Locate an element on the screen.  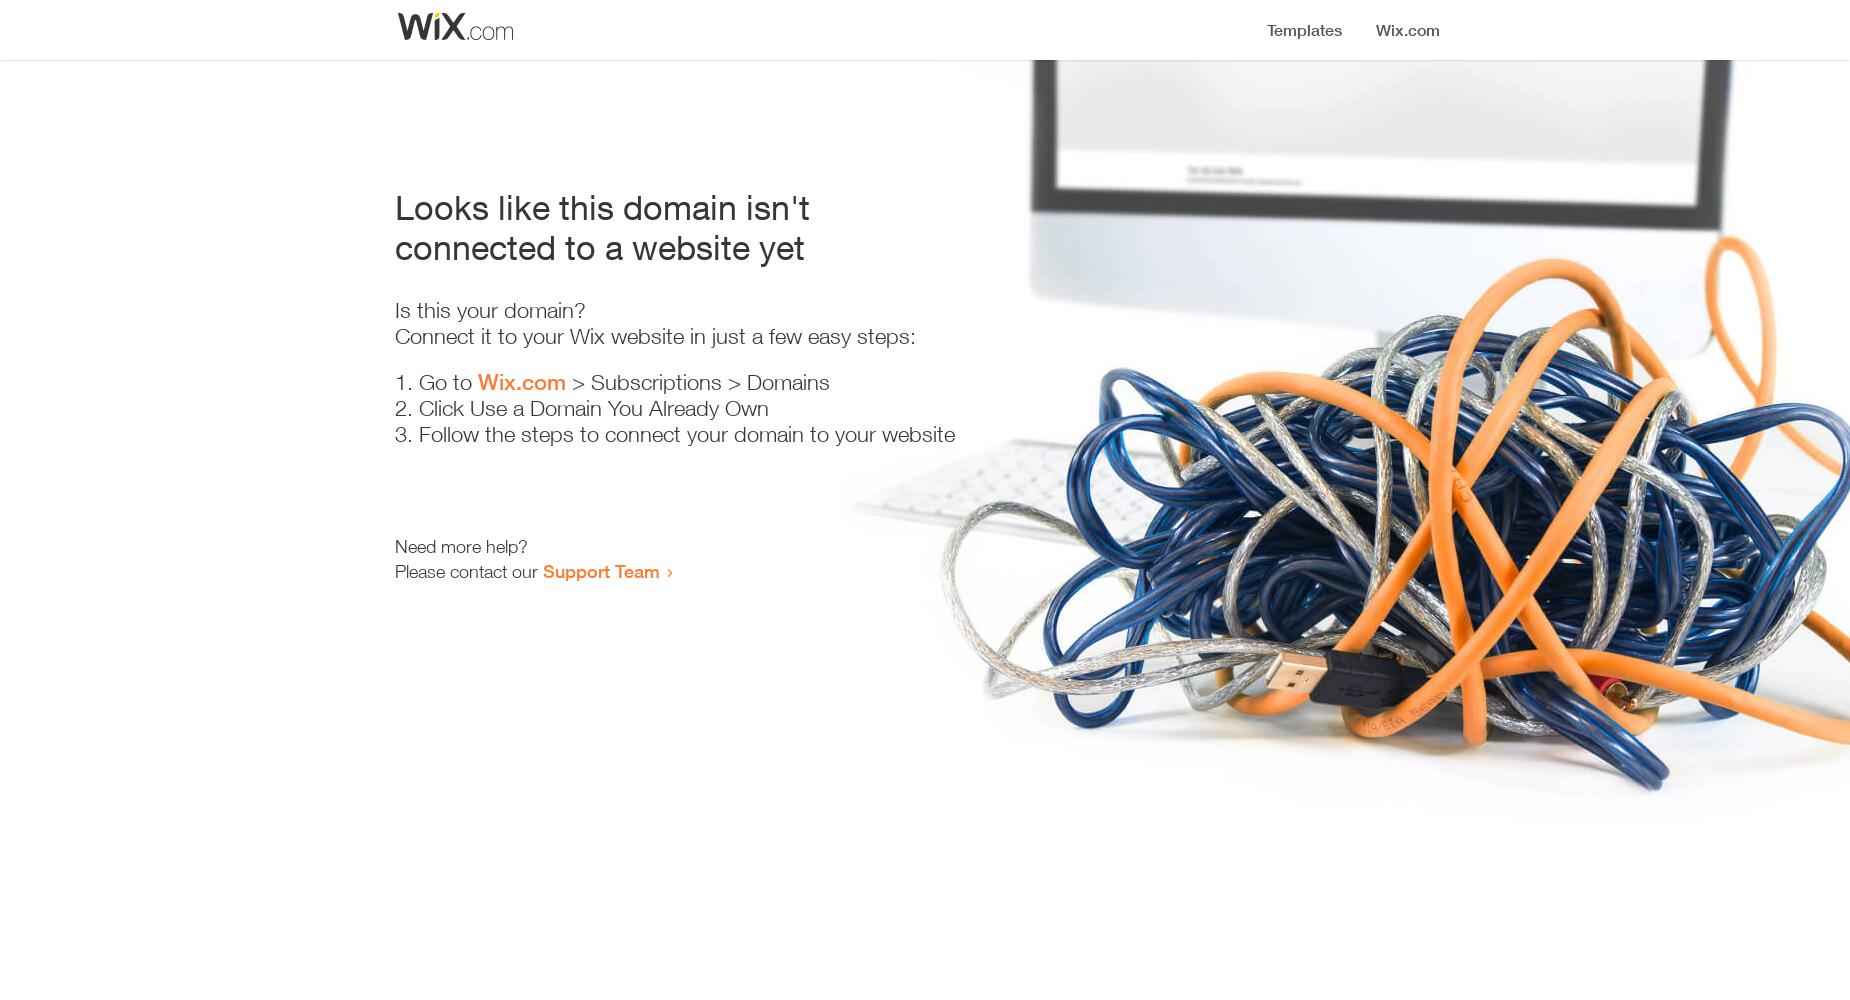
'Wix.com' is located at coordinates (478, 382).